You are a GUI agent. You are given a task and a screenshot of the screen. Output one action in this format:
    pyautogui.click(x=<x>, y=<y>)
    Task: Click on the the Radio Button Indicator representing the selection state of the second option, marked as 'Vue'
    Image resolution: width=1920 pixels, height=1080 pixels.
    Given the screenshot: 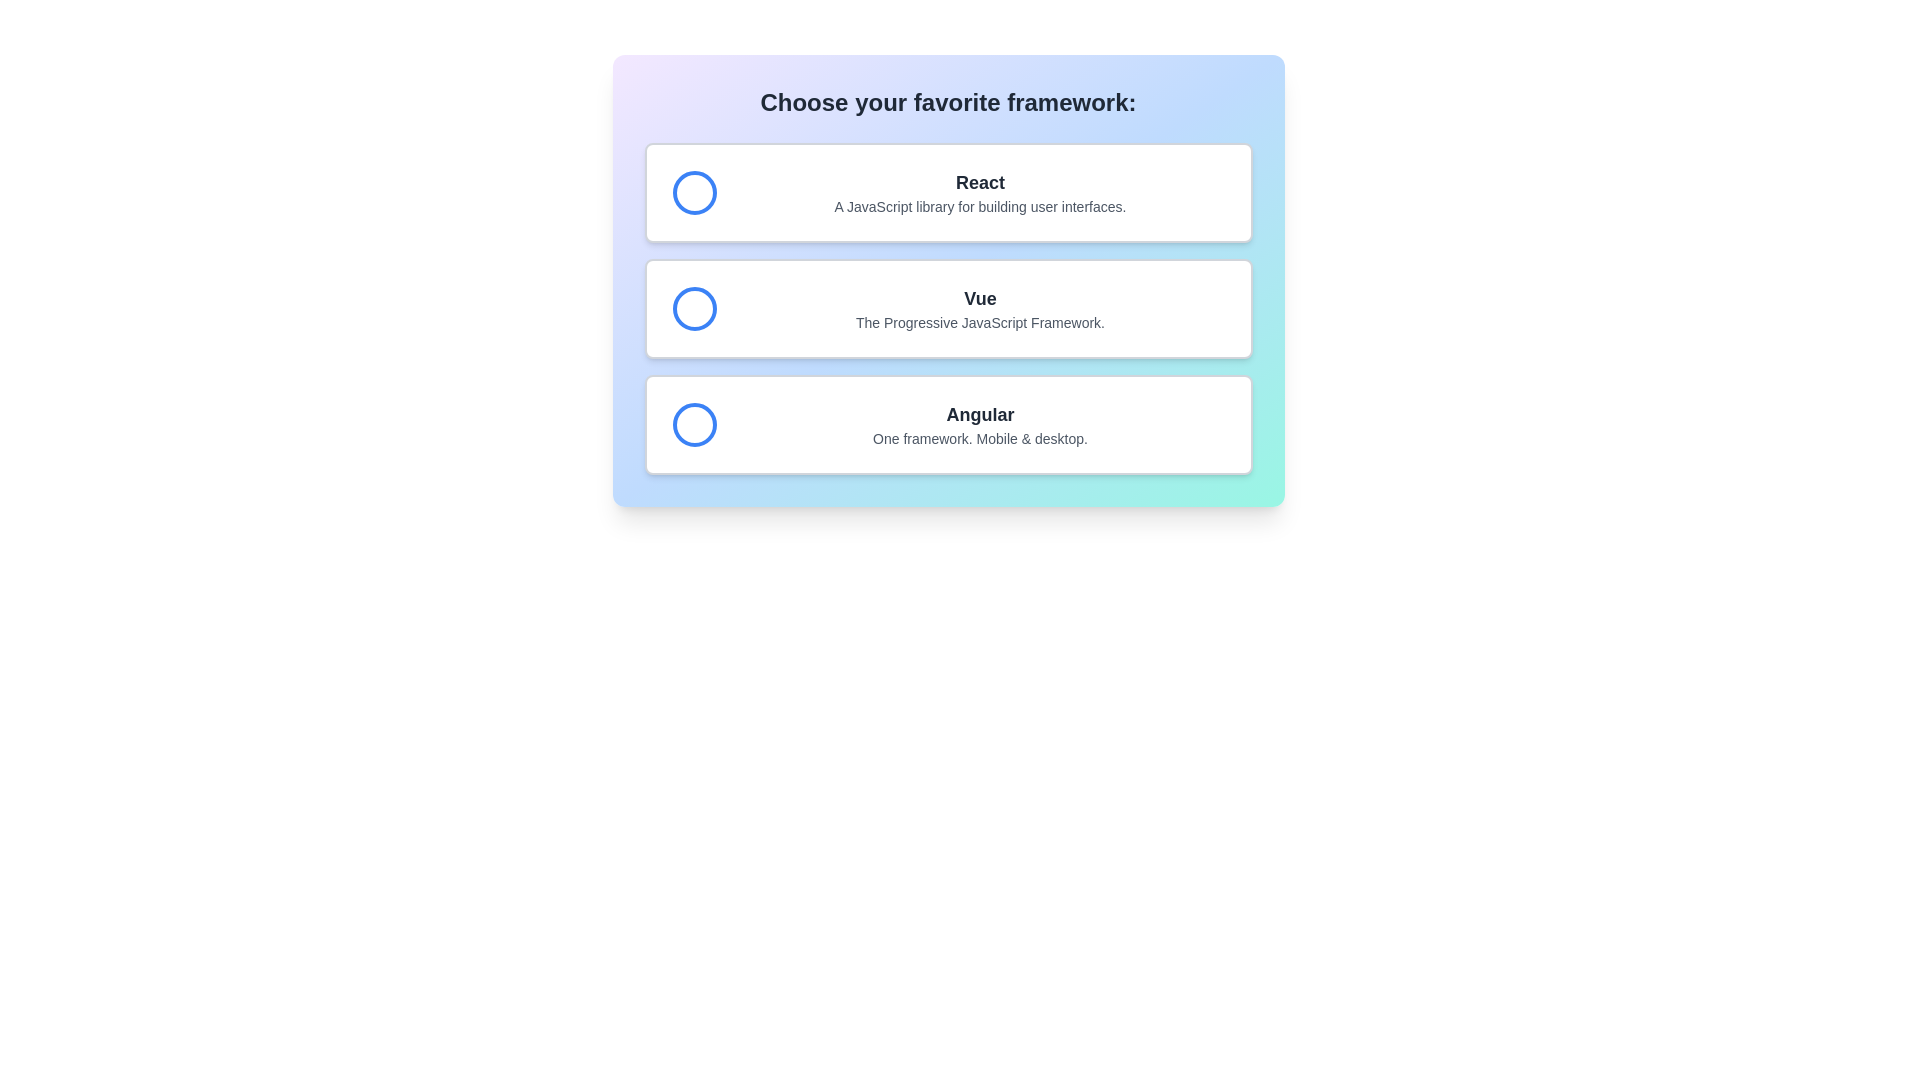 What is the action you would take?
    pyautogui.click(x=694, y=308)
    